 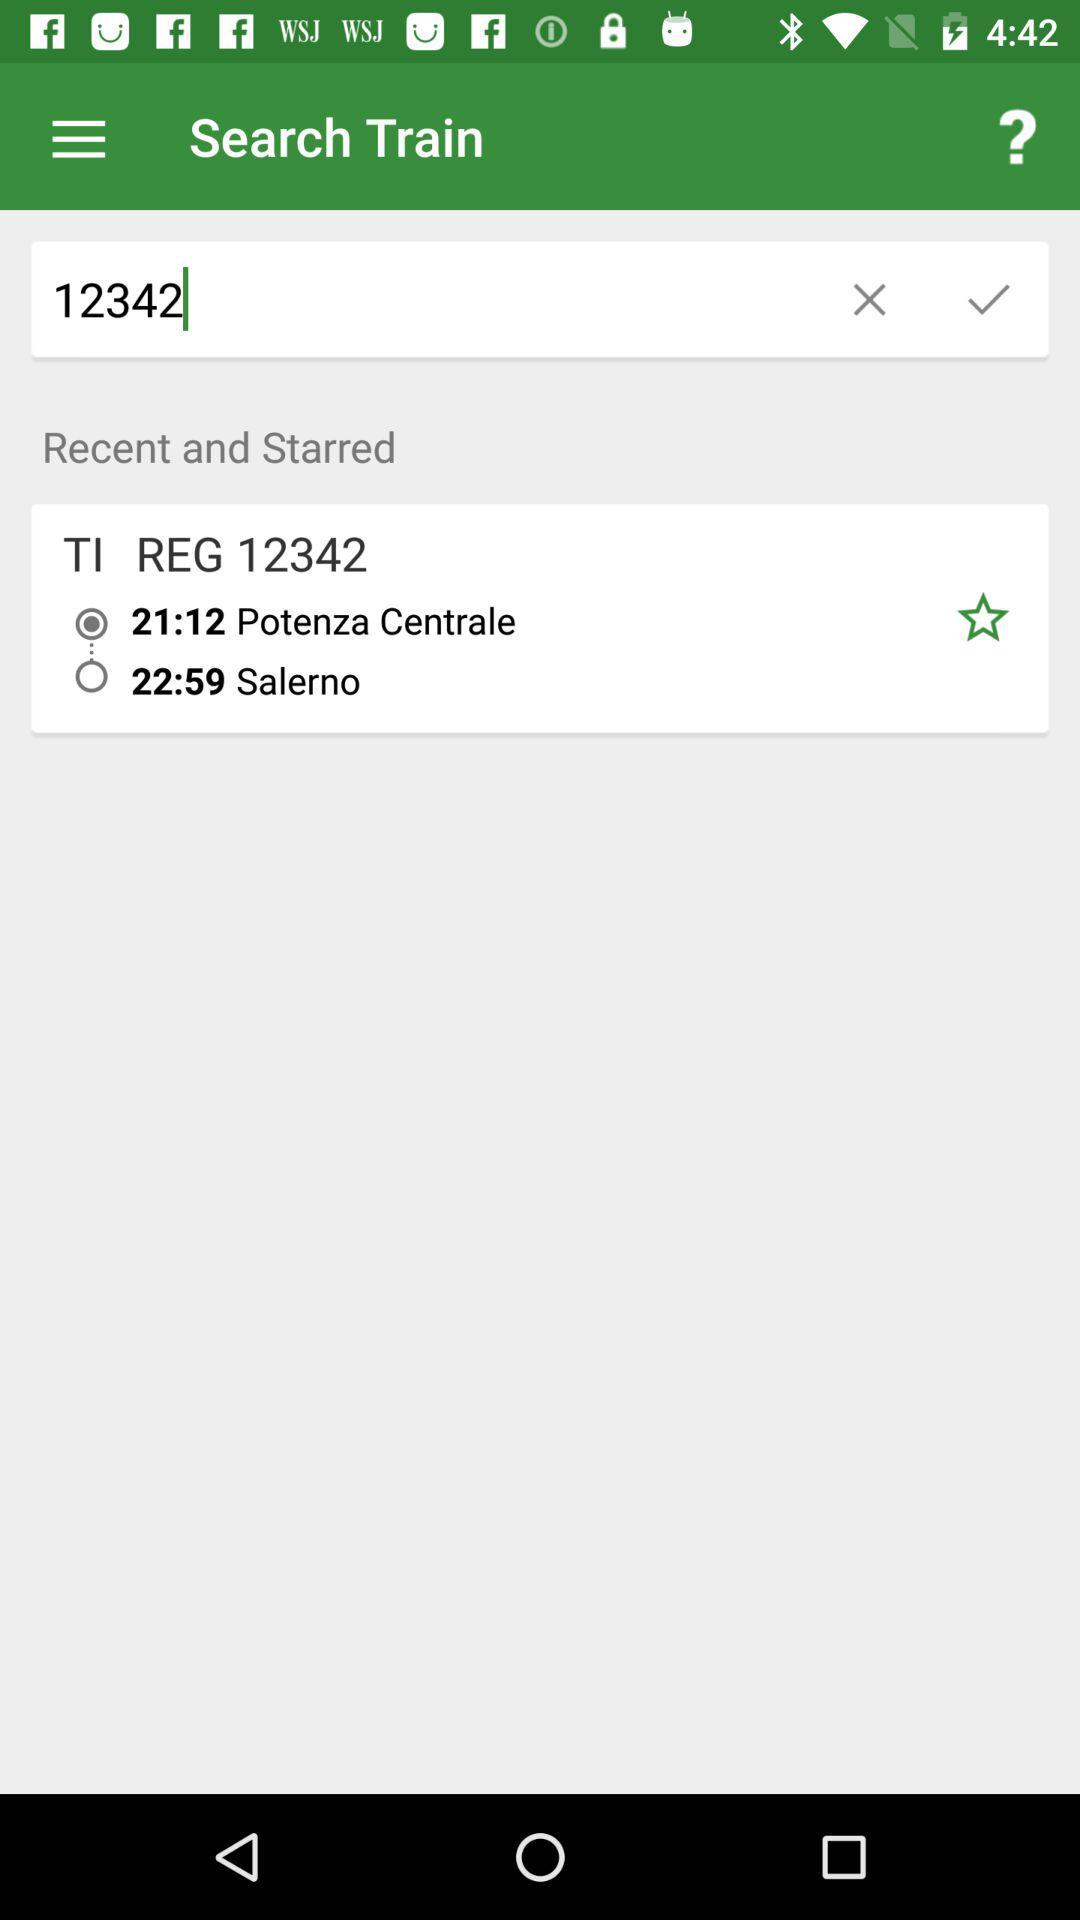 I want to click on the salerno icon, so click(x=576, y=680).